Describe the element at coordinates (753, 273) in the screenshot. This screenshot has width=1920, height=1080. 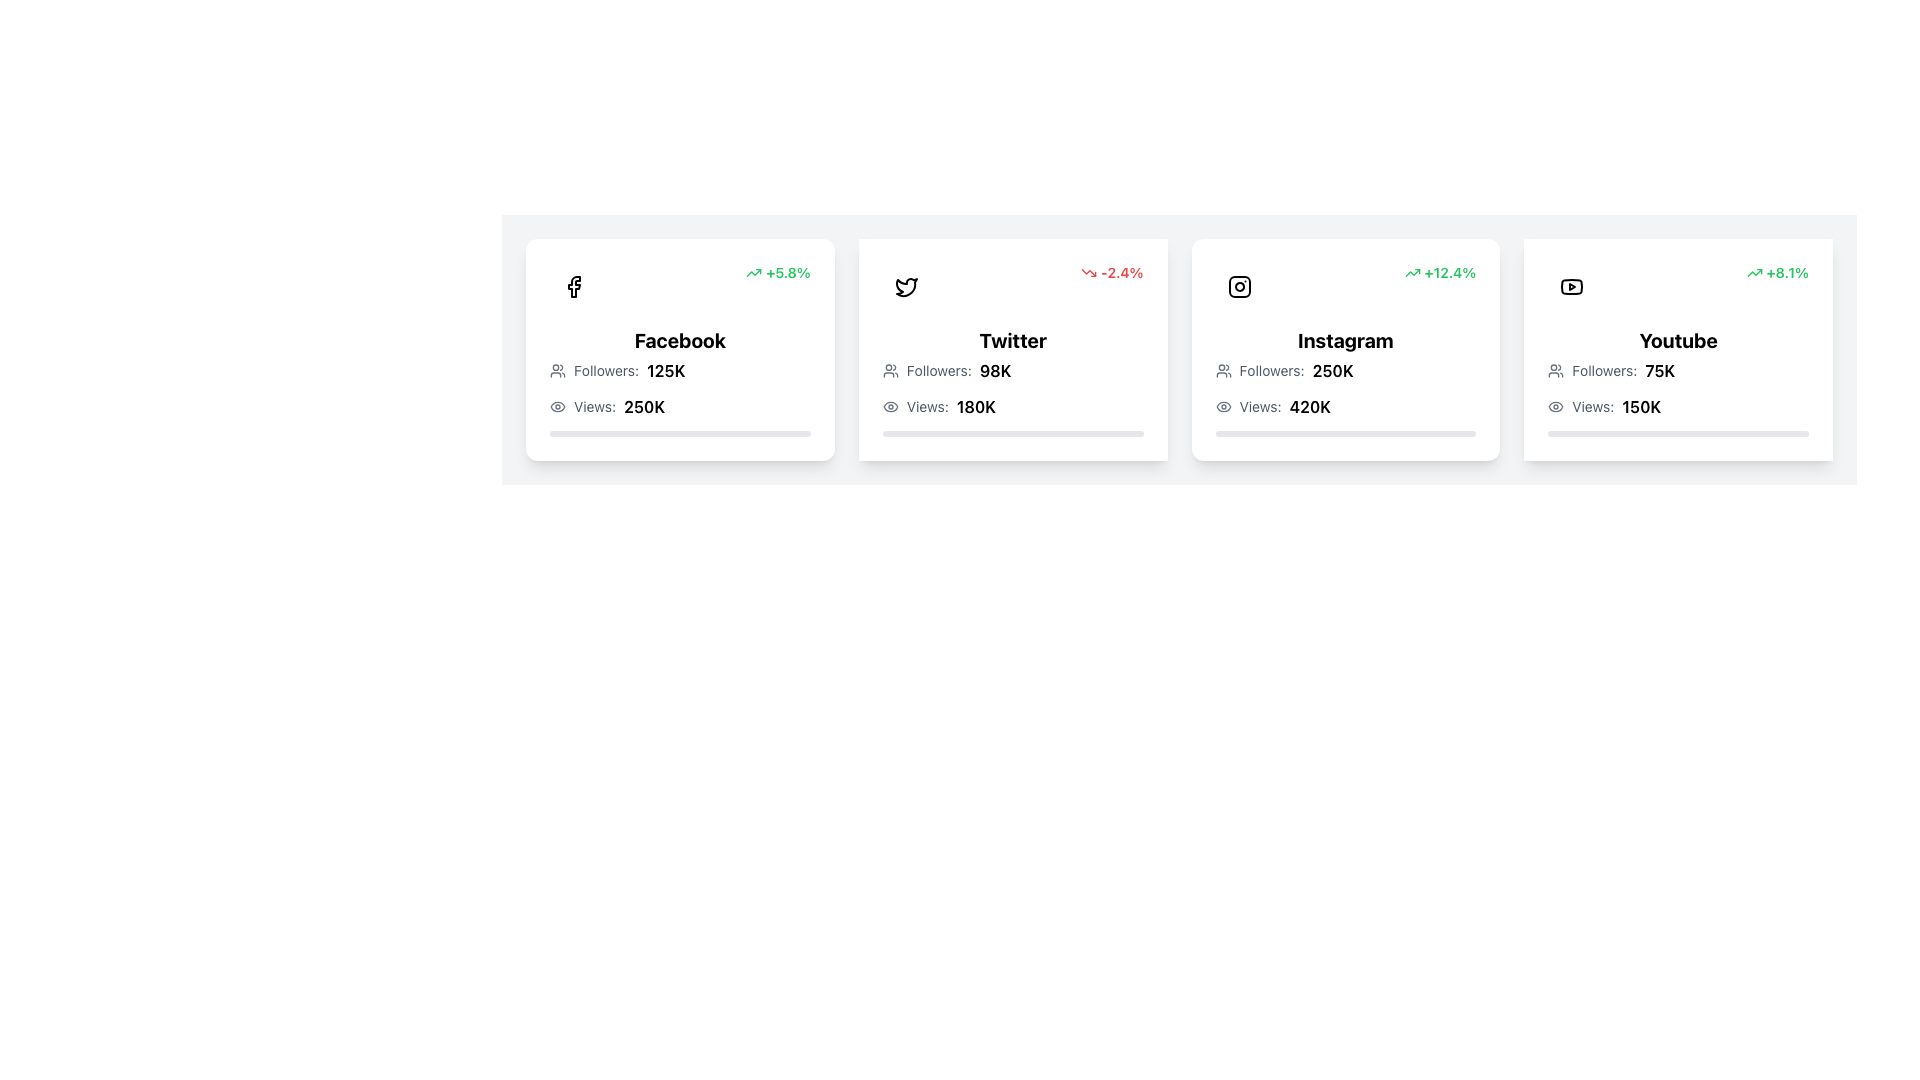
I see `the upwards-pointing green arrow icon indicating a positive trend, located at the top-right corner of the Facebook card, directly left of the text '+5.8%'` at that location.